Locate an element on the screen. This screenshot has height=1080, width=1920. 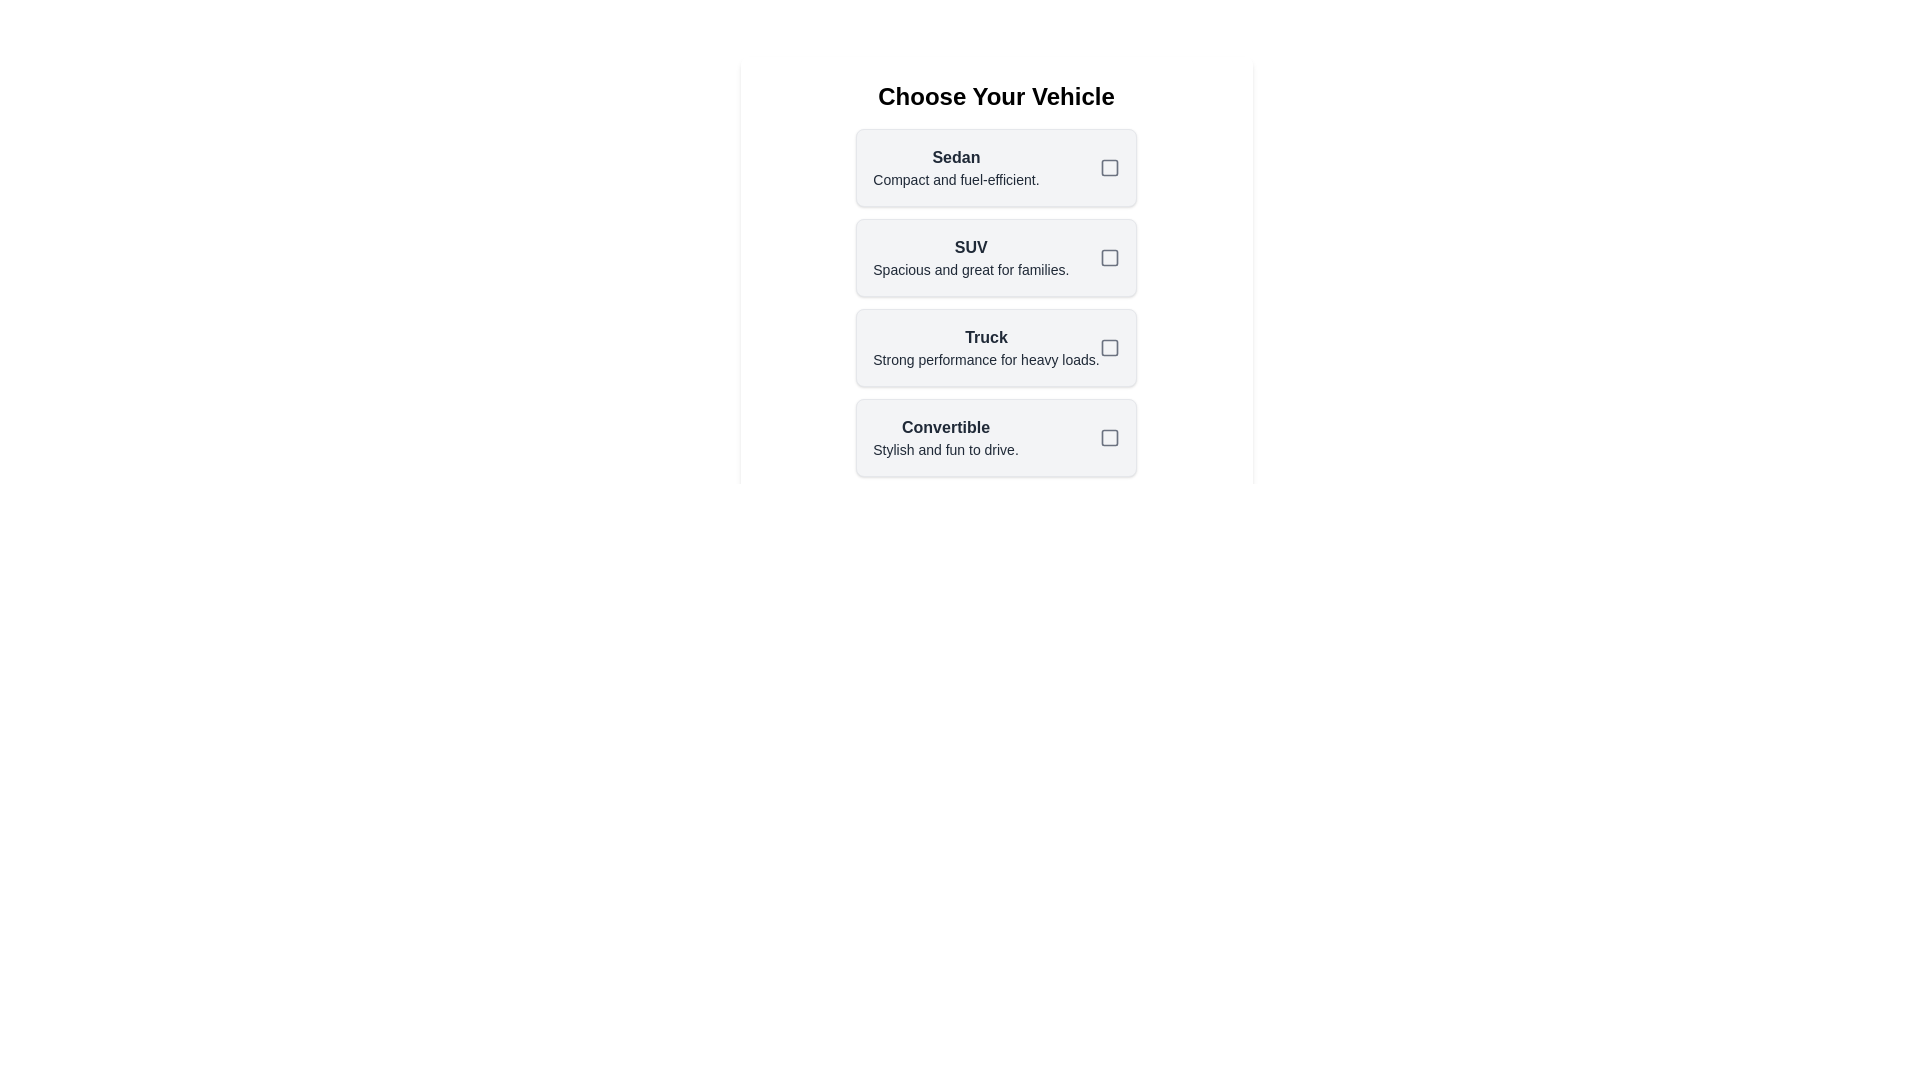
the vehicle entry corresponding to SUV is located at coordinates (996, 257).